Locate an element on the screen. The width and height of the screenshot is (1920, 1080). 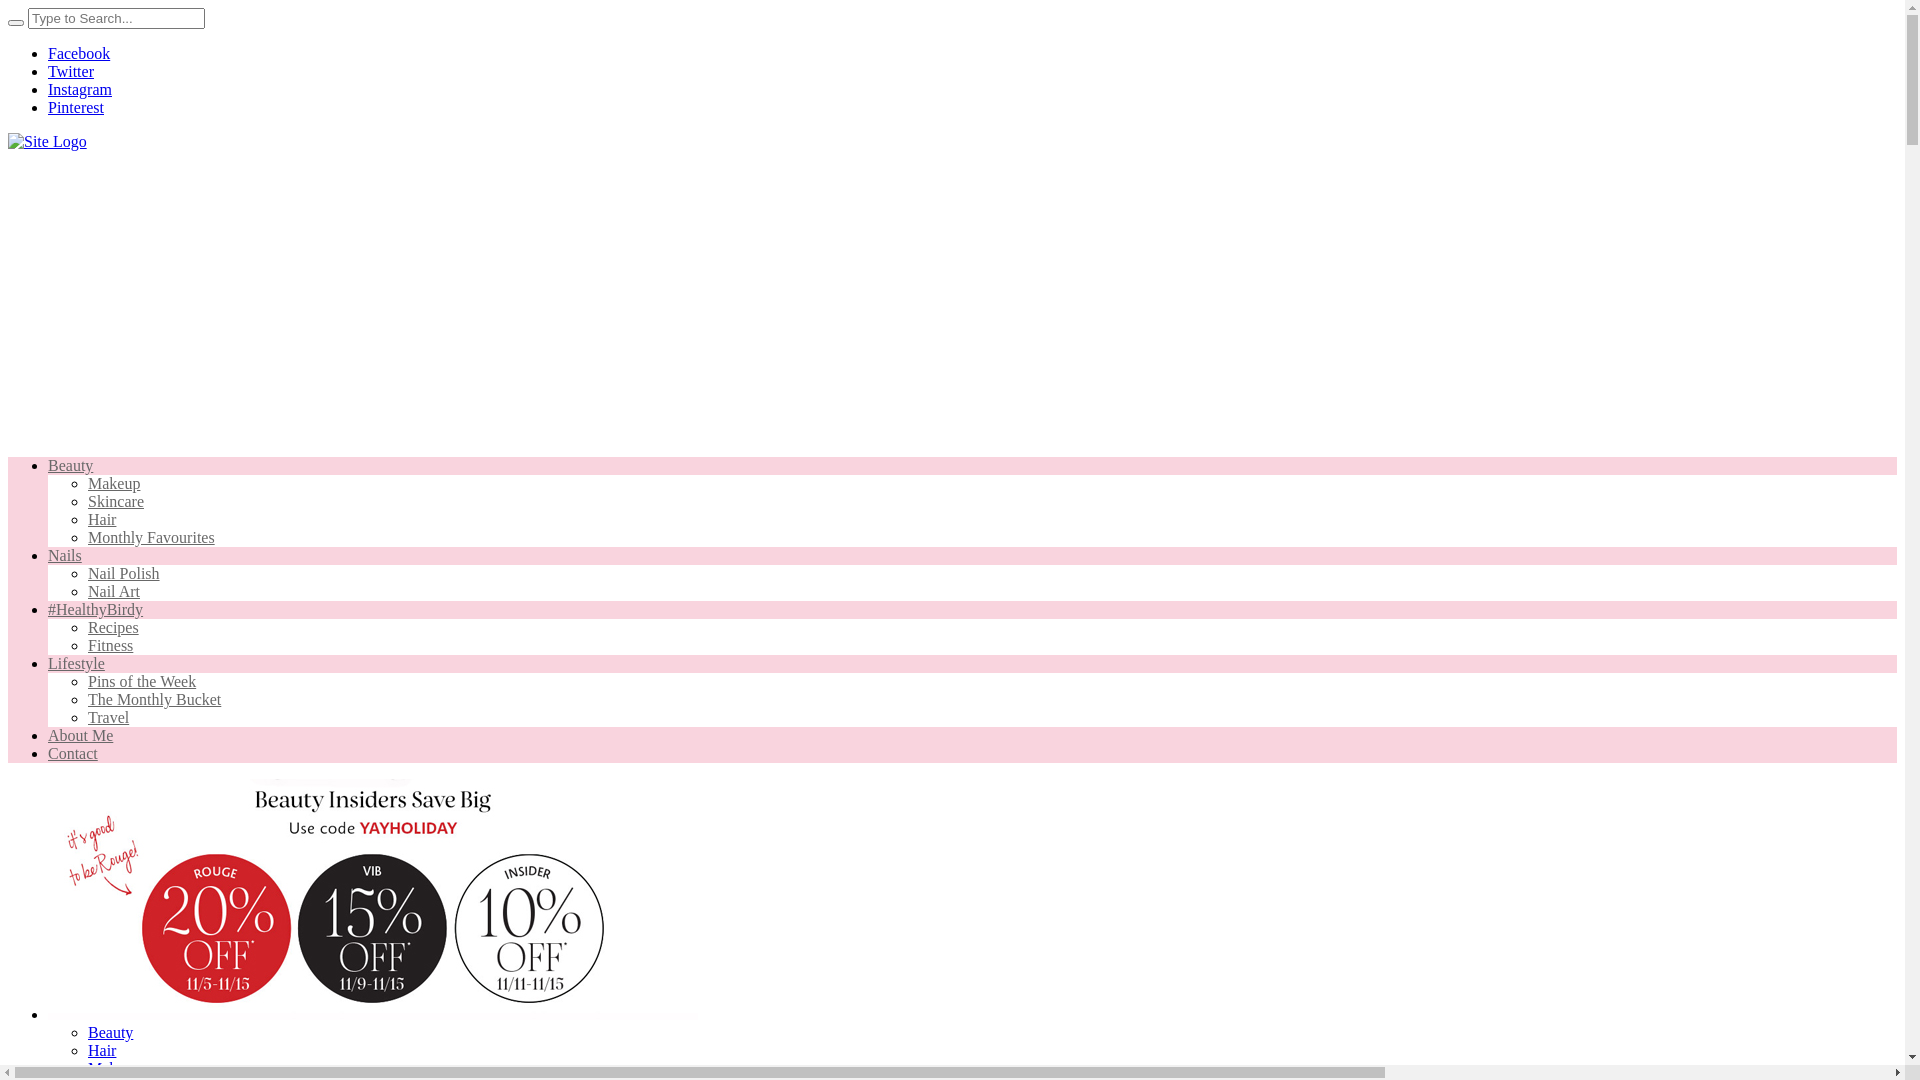
'Pinterest' is located at coordinates (76, 107).